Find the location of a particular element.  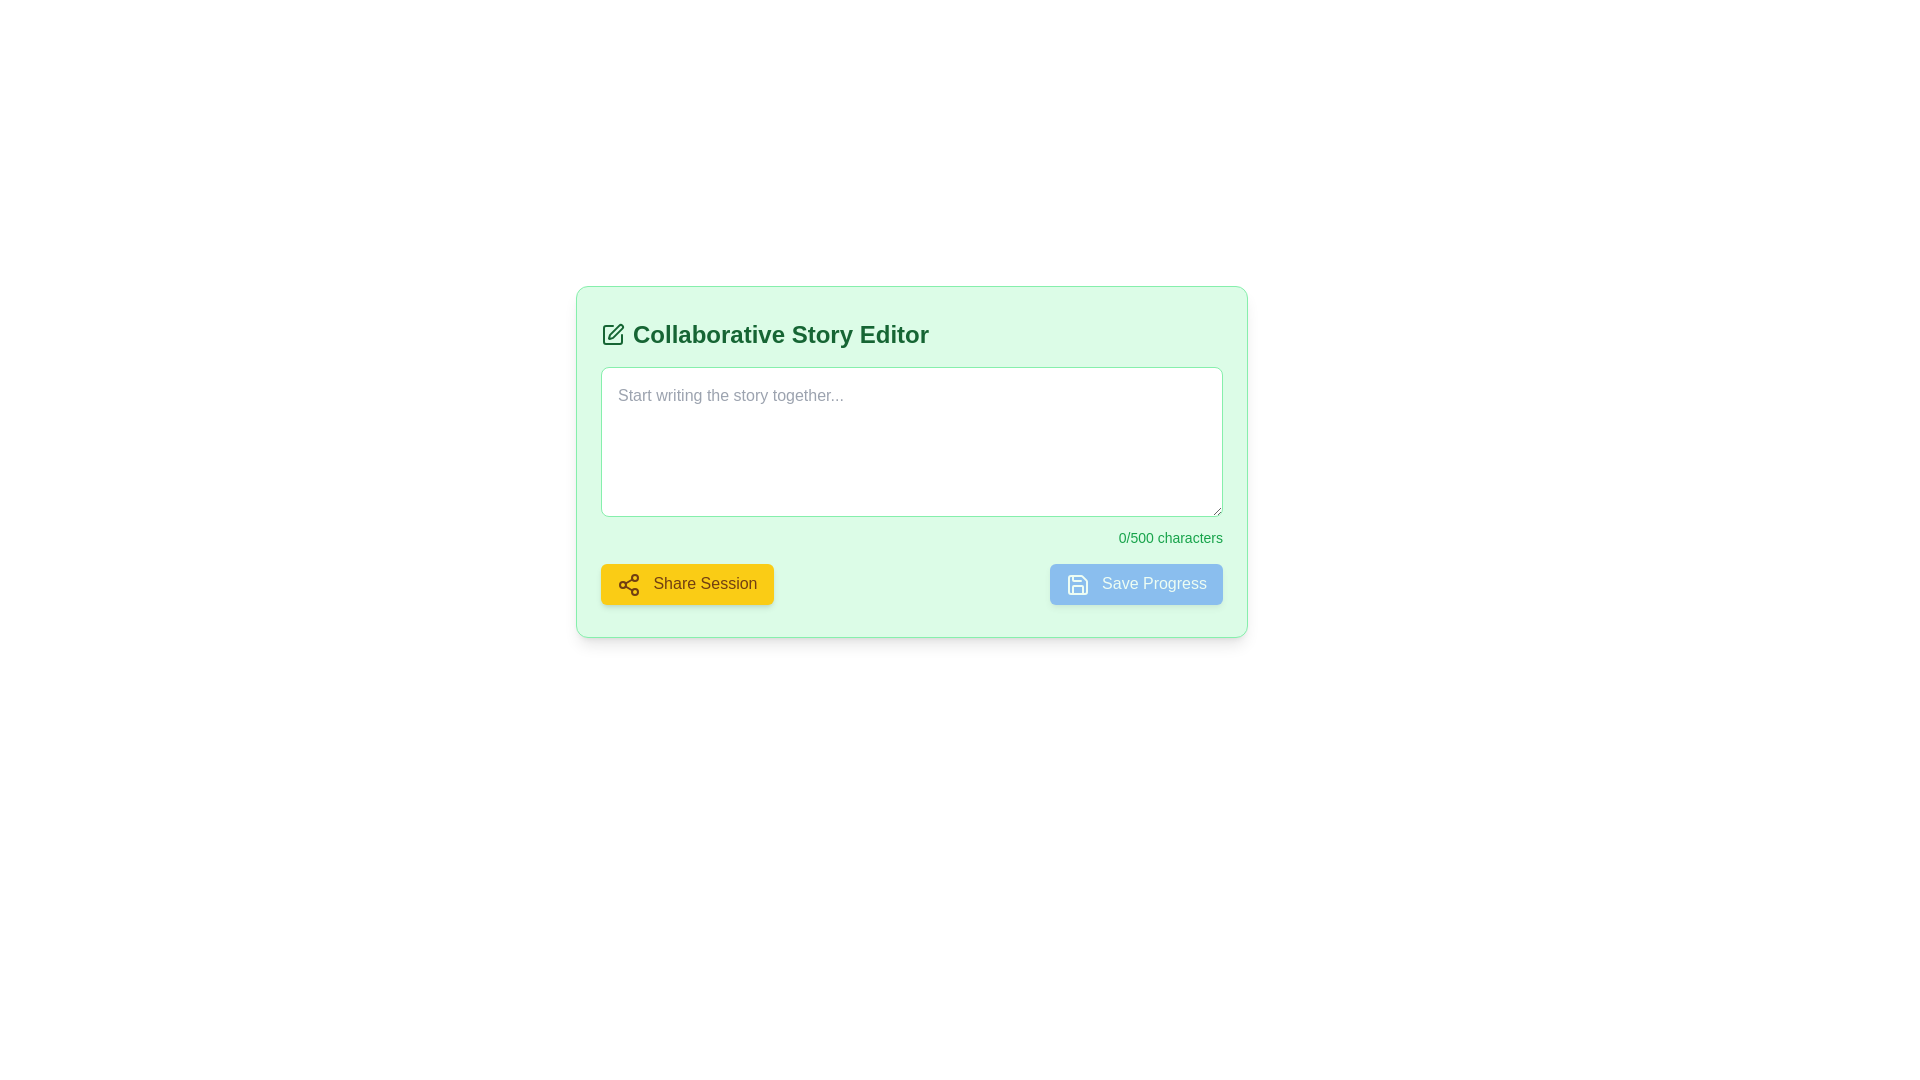

the pen-shaped icon located at the top-left corner of the interface, which is the first icon in its group is located at coordinates (614, 330).